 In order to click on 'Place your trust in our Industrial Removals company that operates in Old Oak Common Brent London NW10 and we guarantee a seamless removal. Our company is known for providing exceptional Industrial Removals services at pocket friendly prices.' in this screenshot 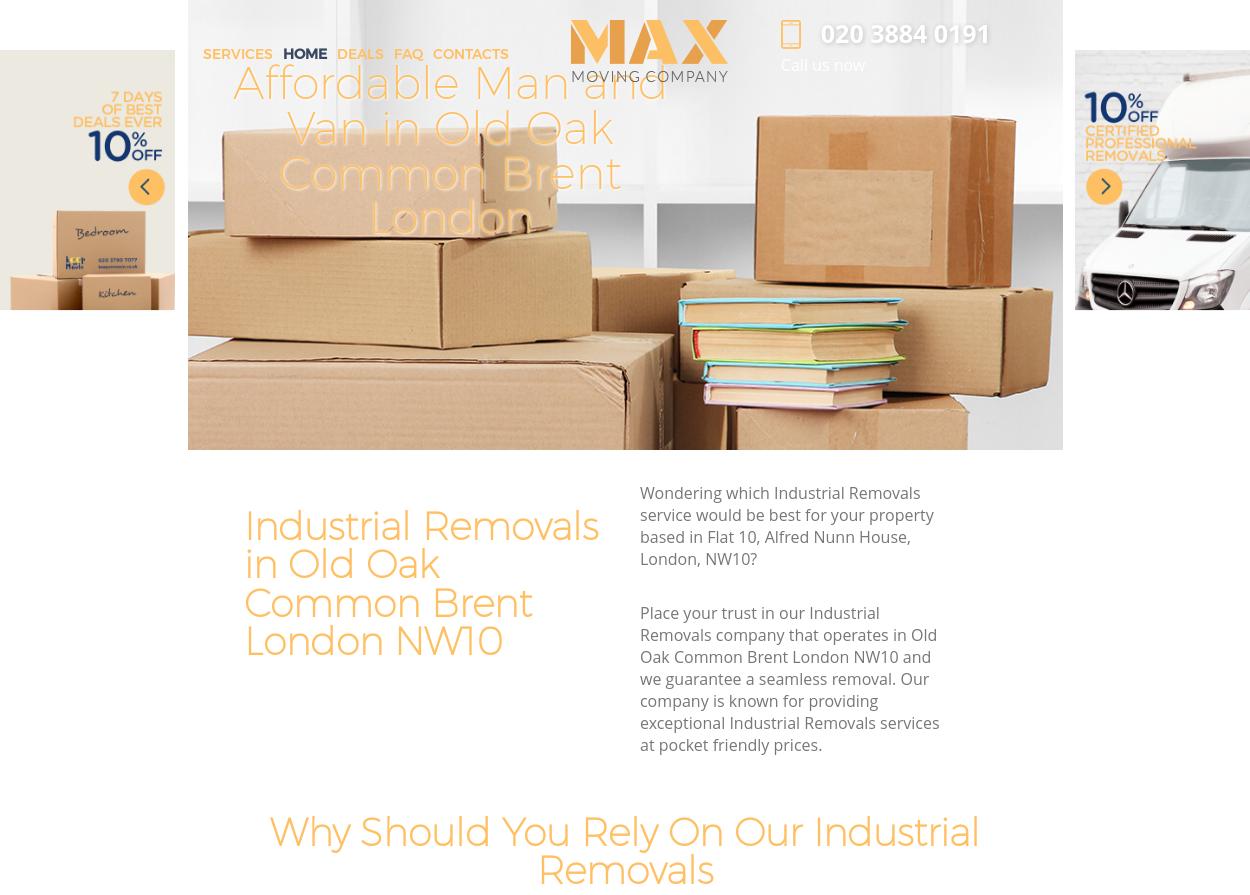, I will do `click(789, 678)`.